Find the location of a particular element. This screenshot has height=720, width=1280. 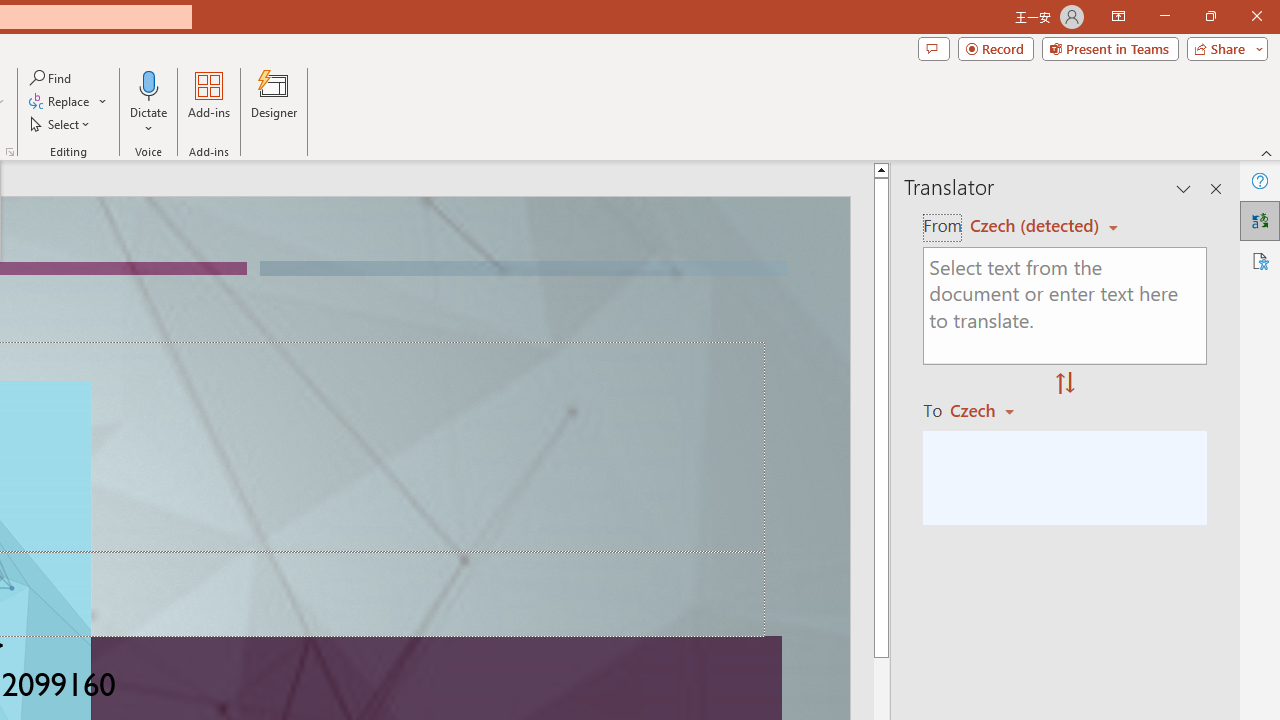

'Czech (detected)' is located at coordinates (1037, 225).